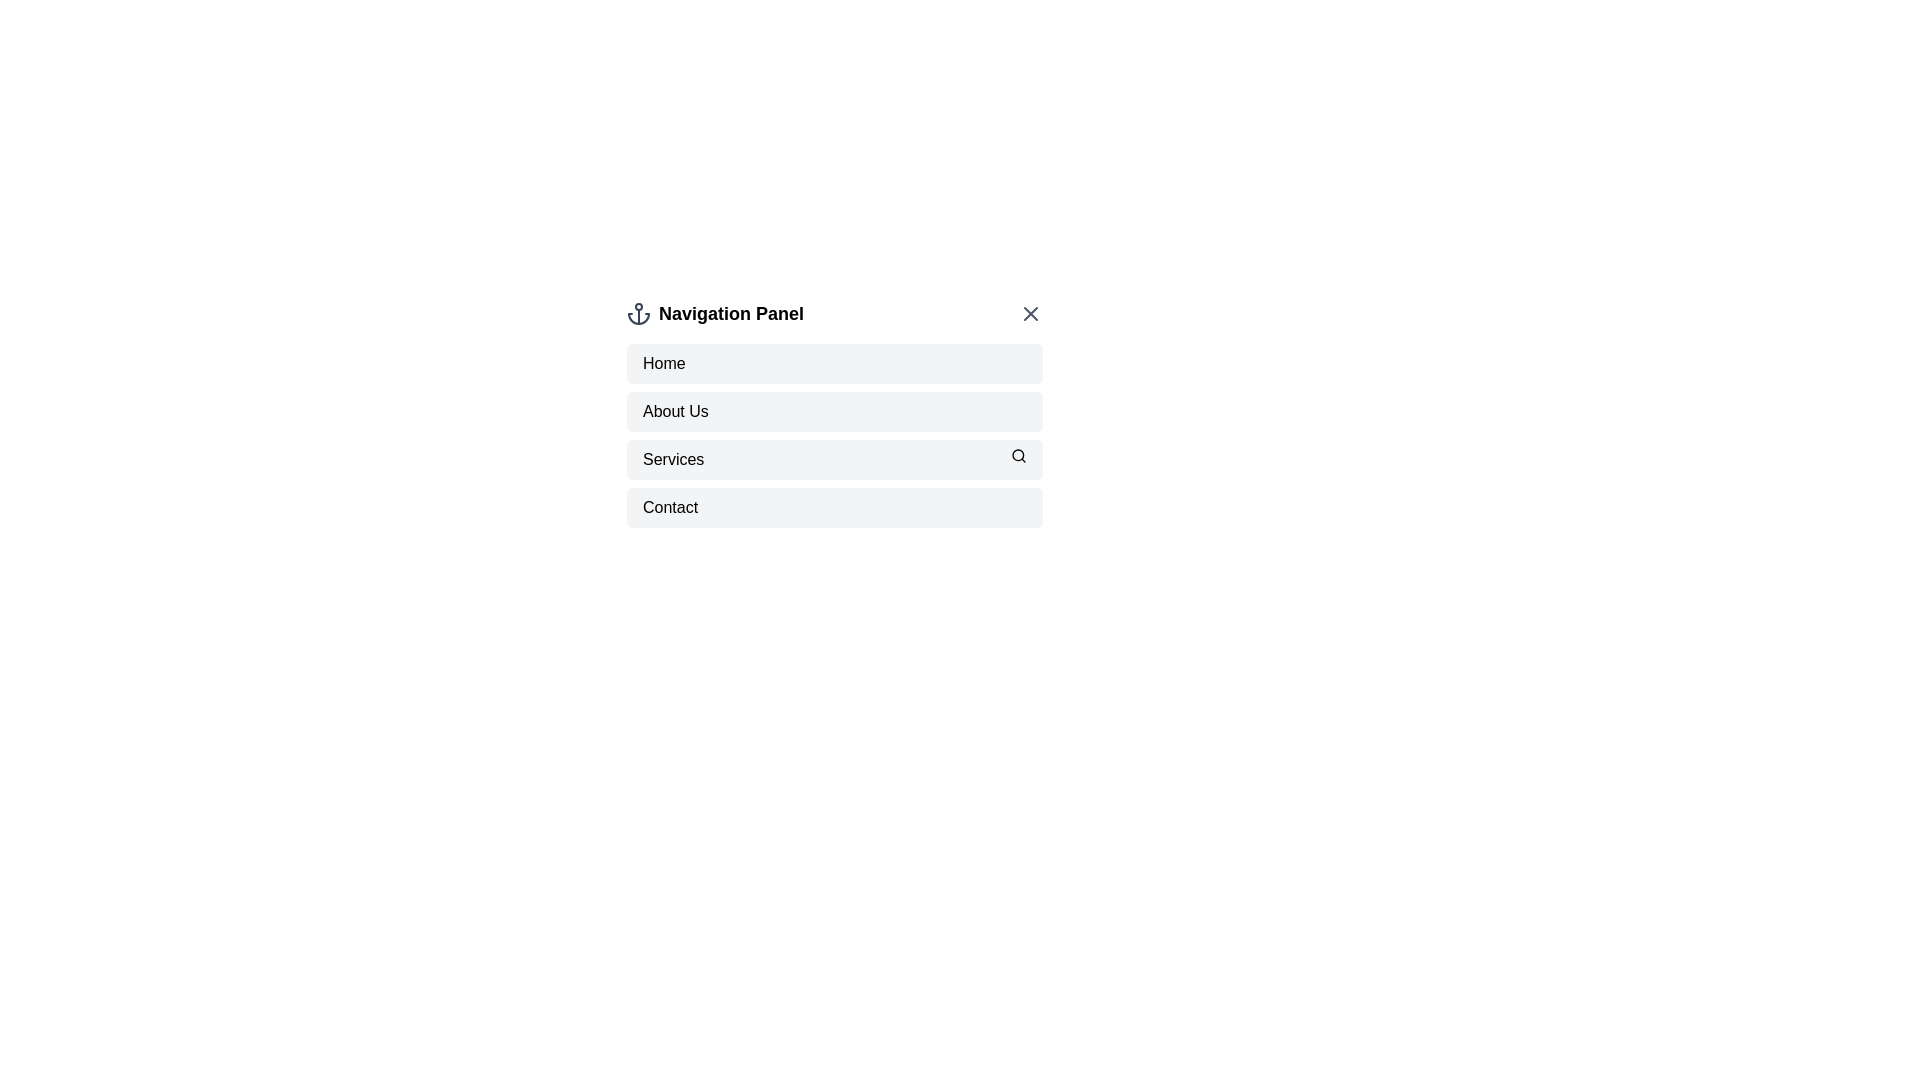 Image resolution: width=1920 pixels, height=1080 pixels. Describe the element at coordinates (670, 507) in the screenshot. I see `the text label of the fourth button in the vertical navigation menu panel, which indicates the button's purpose` at that location.